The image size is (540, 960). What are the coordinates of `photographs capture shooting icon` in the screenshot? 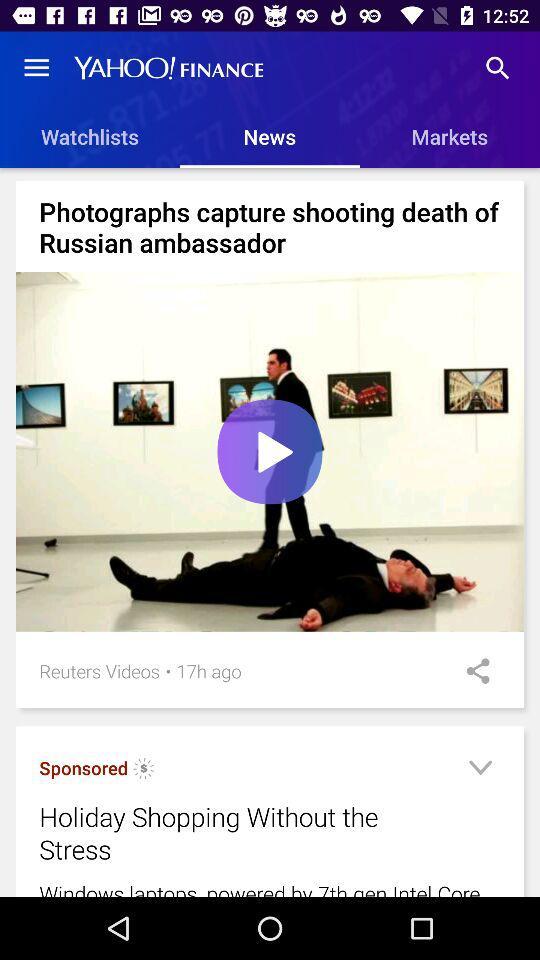 It's located at (270, 227).